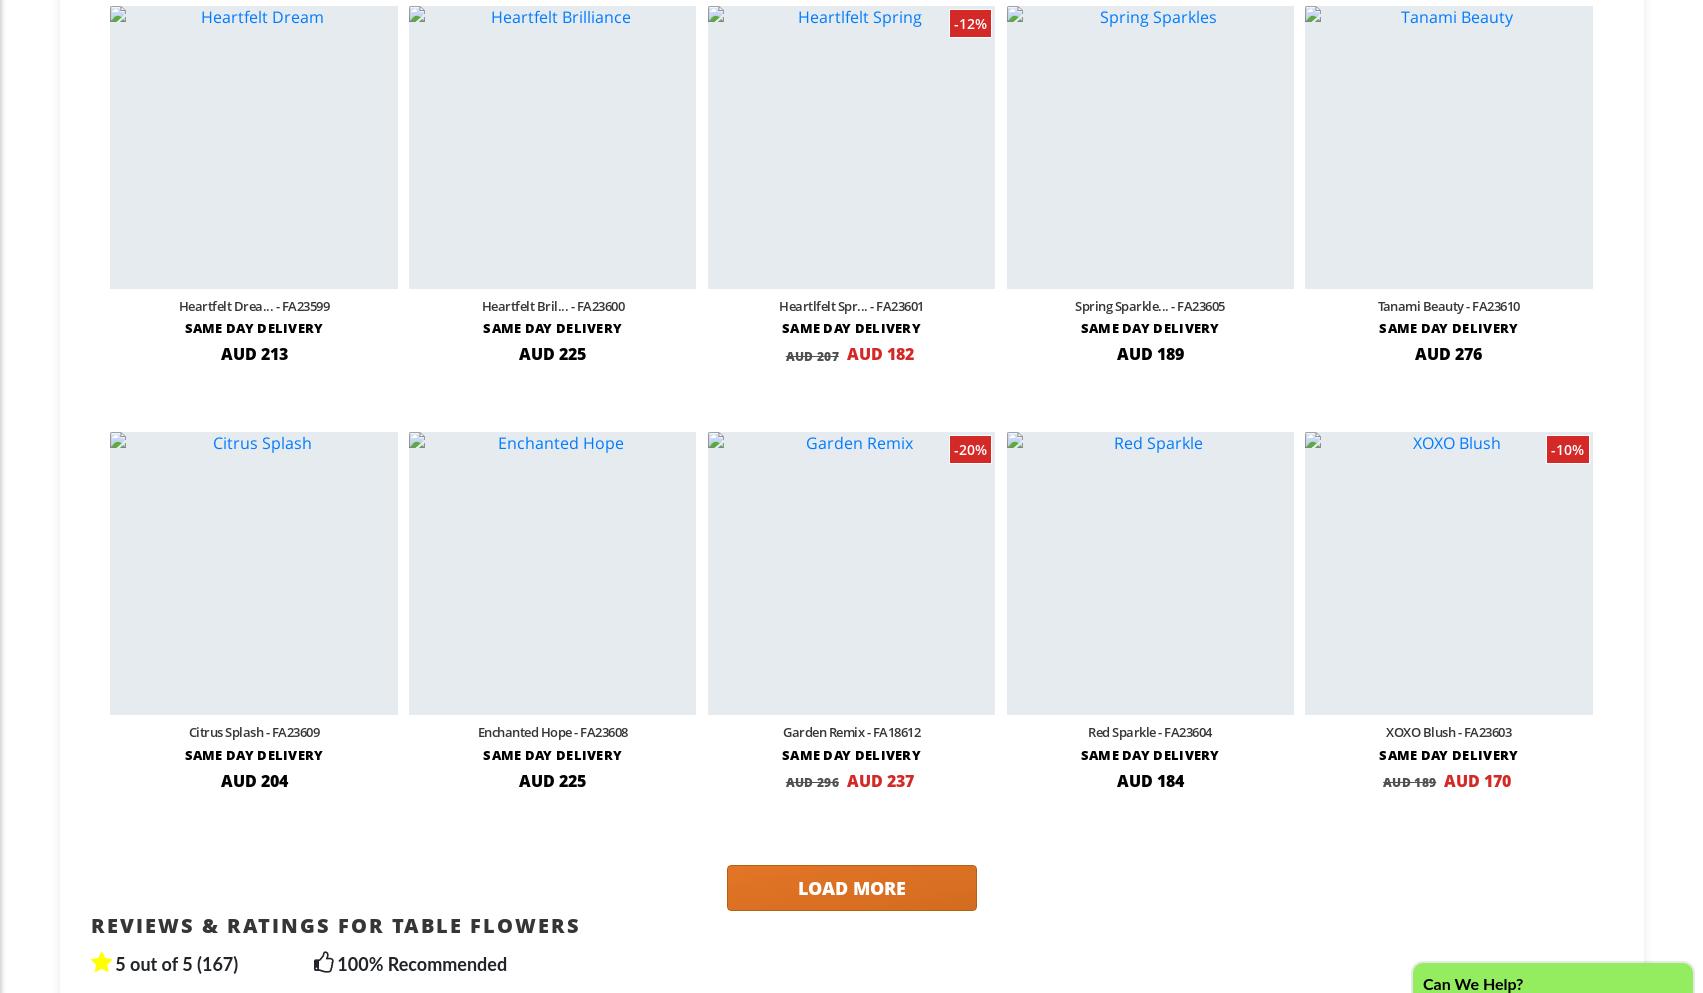 The height and width of the screenshot is (993, 1703). Describe the element at coordinates (550, 732) in the screenshot. I see `'Enchanted Hope - FA23608'` at that location.